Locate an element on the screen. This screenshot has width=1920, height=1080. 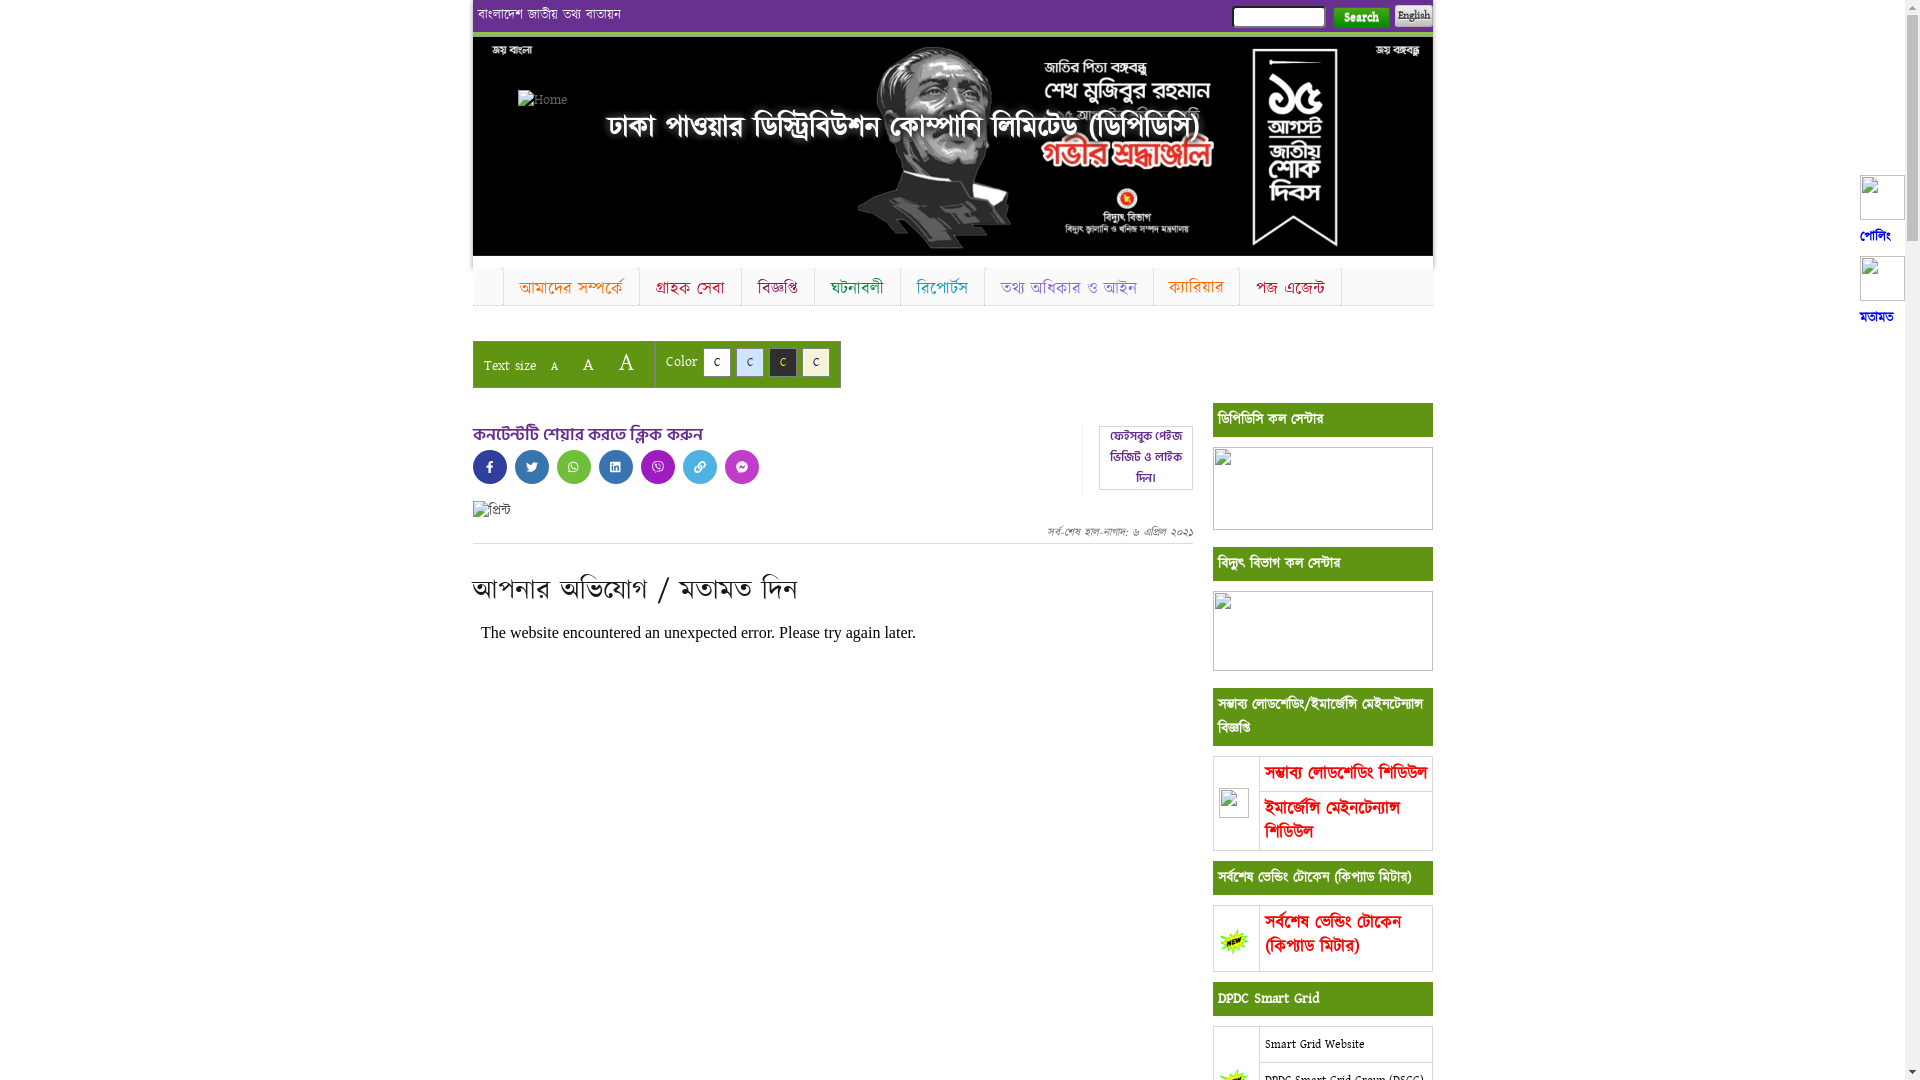
'A' is located at coordinates (586, 364).